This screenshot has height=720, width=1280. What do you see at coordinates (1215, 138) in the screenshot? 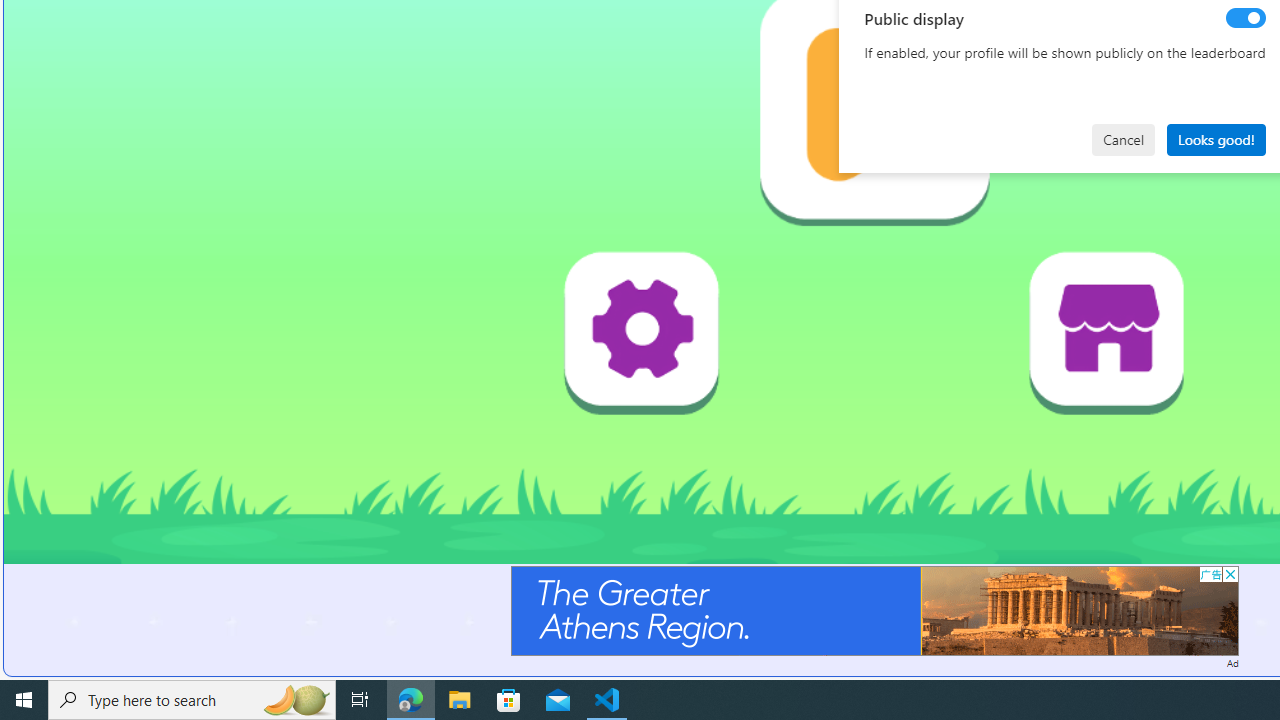
I see `'Looks good!'` at bounding box center [1215, 138].